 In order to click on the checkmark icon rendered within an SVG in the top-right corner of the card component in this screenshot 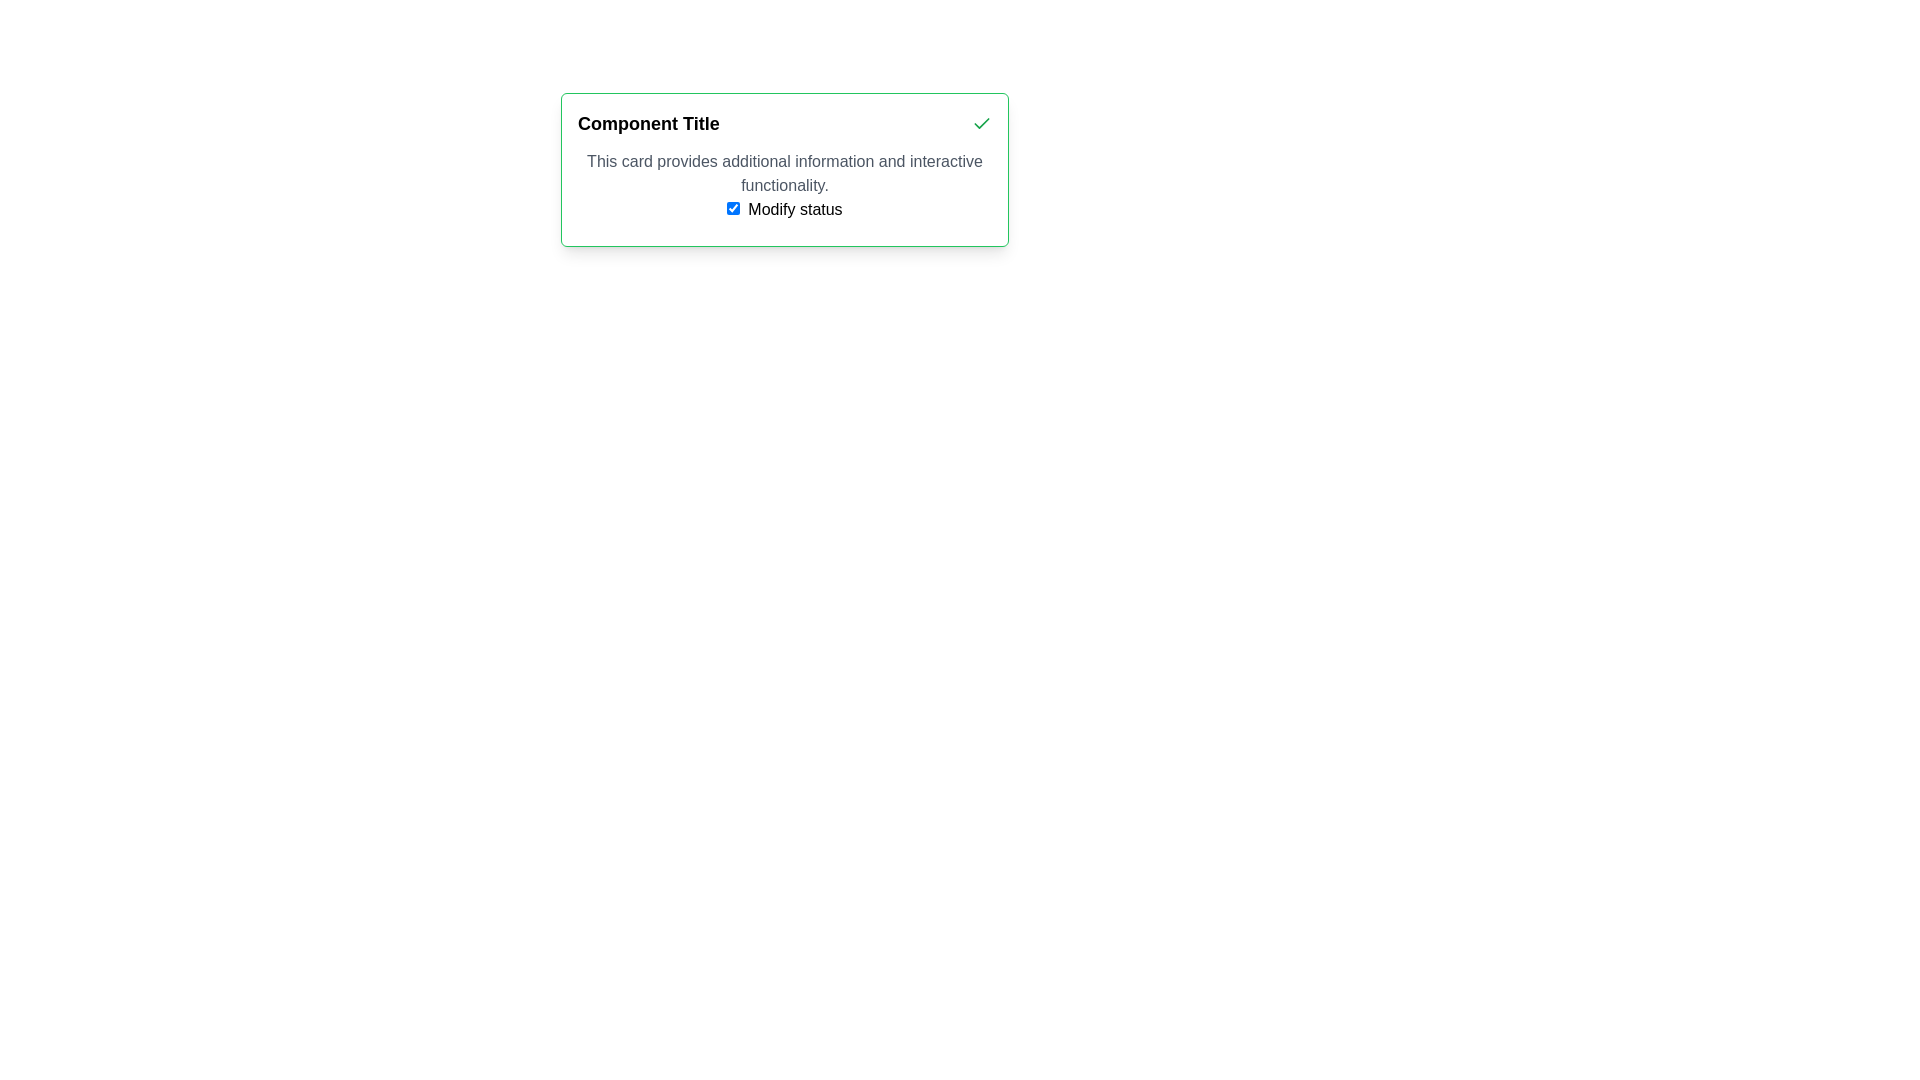, I will do `click(982, 123)`.